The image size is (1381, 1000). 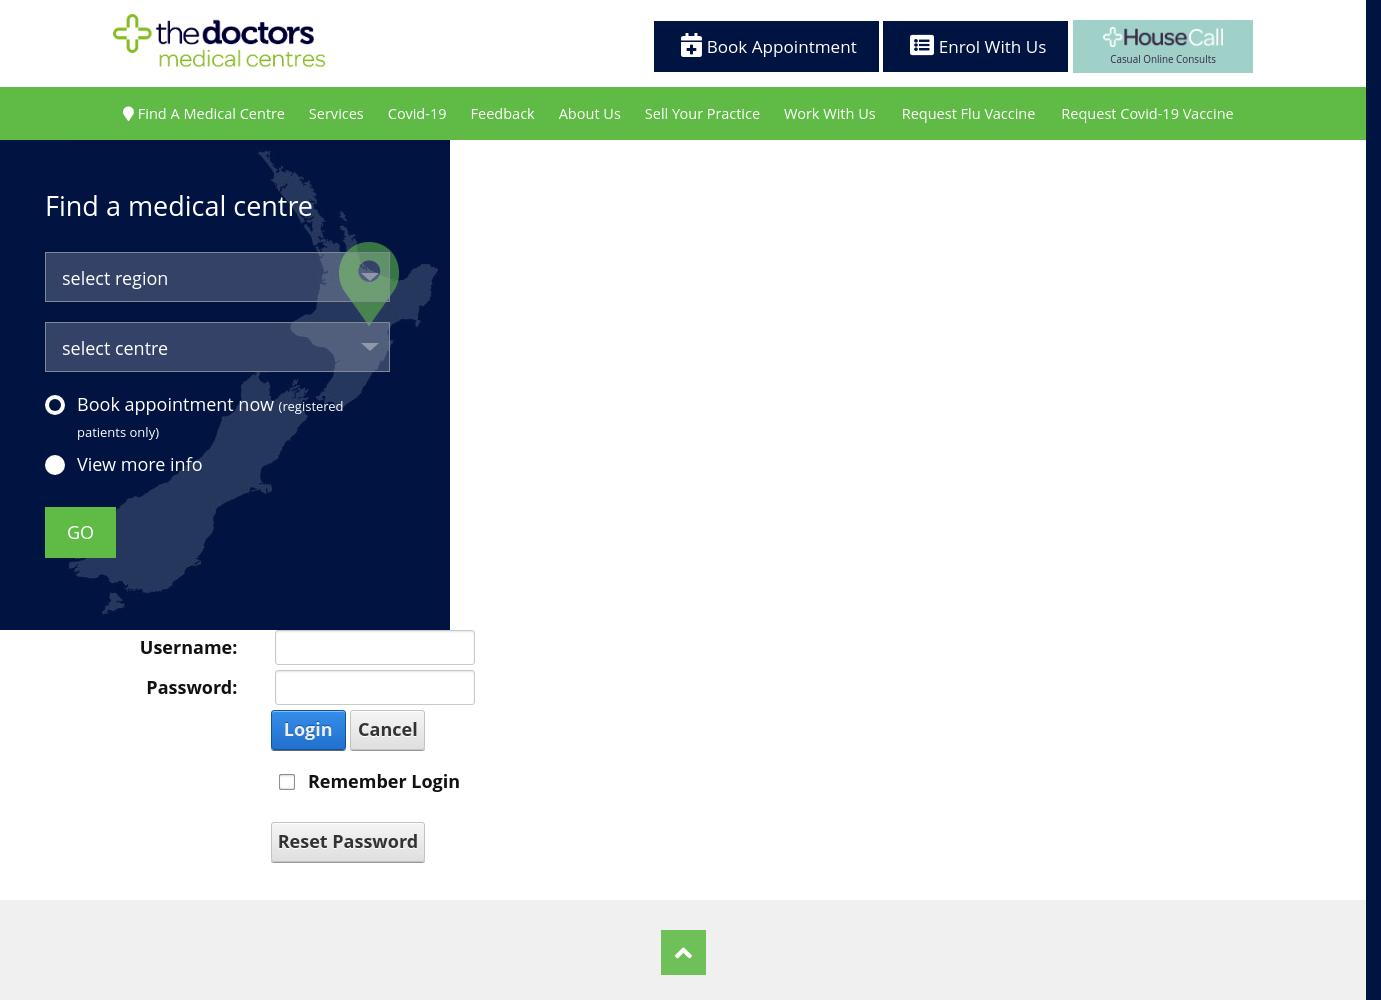 What do you see at coordinates (966, 111) in the screenshot?
I see `'Request Flu Vaccine'` at bounding box center [966, 111].